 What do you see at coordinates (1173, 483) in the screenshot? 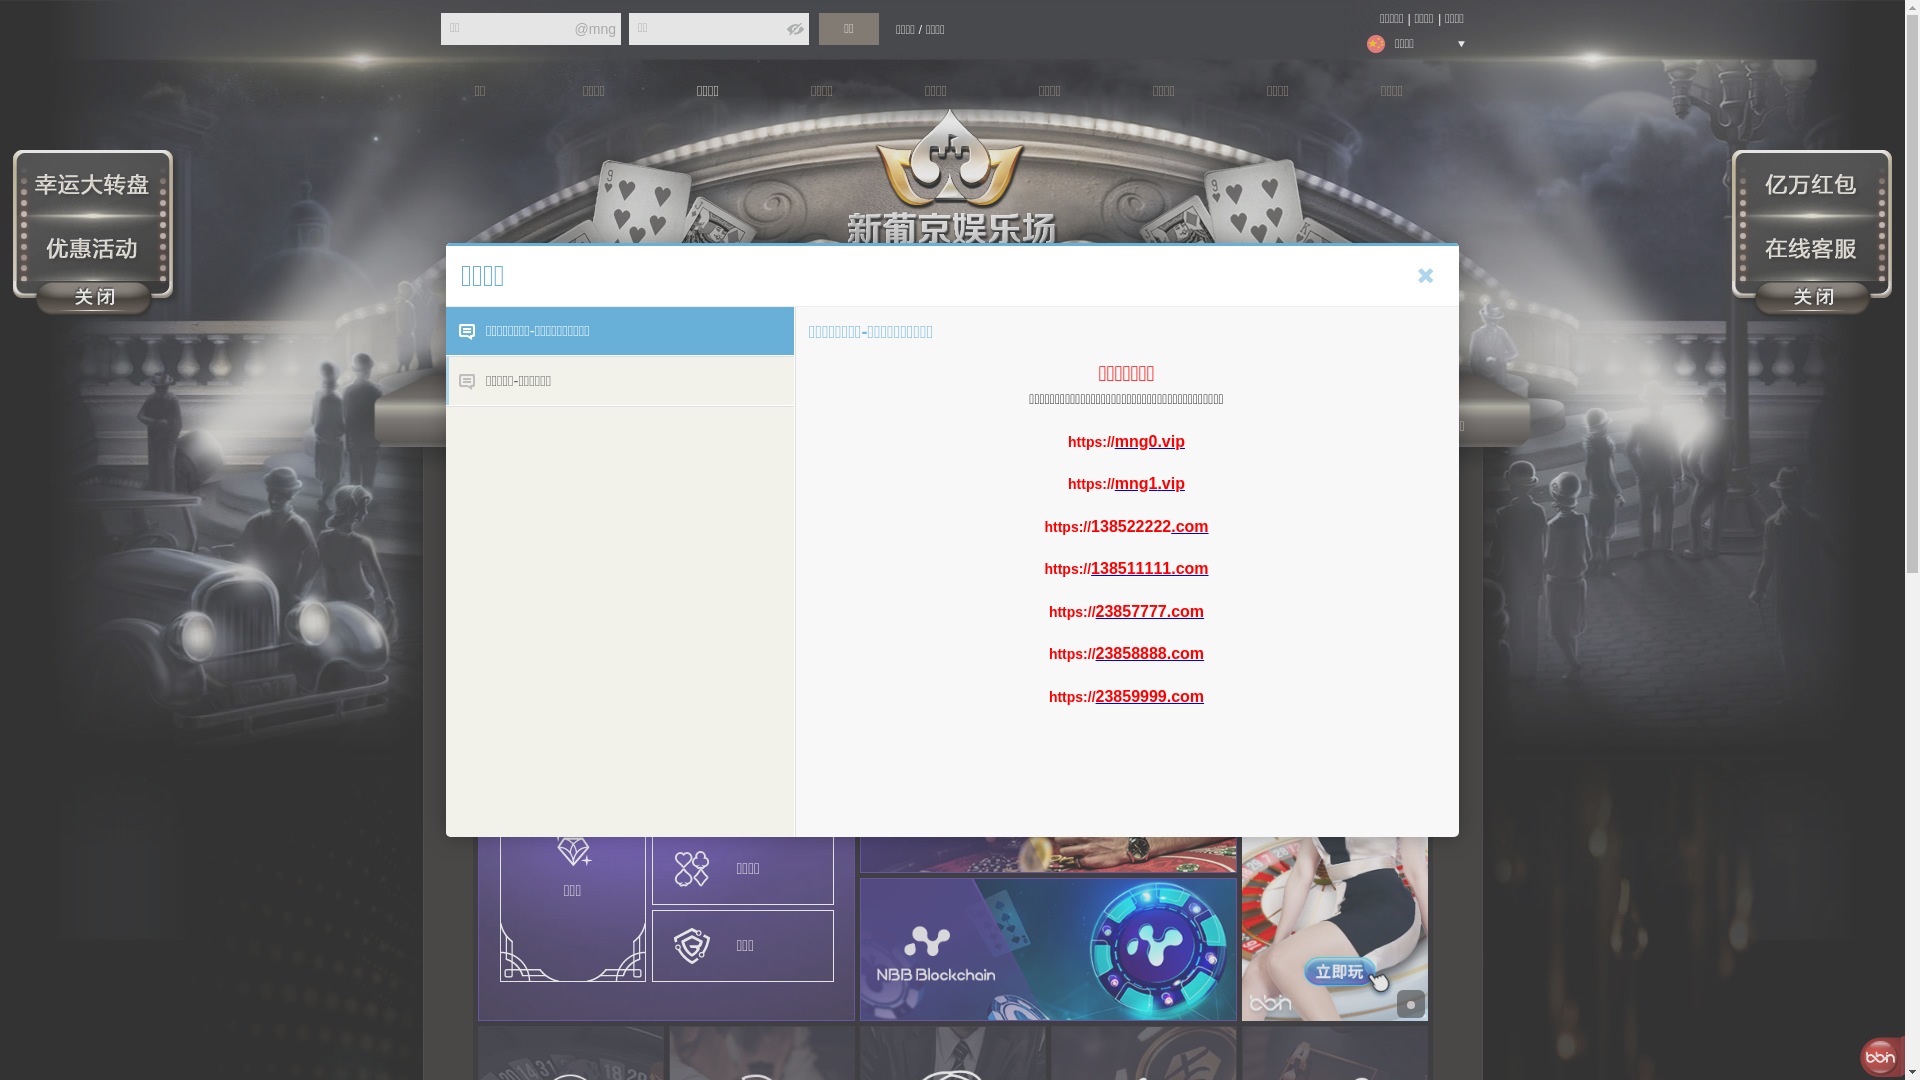
I see `'vip'` at bounding box center [1173, 483].